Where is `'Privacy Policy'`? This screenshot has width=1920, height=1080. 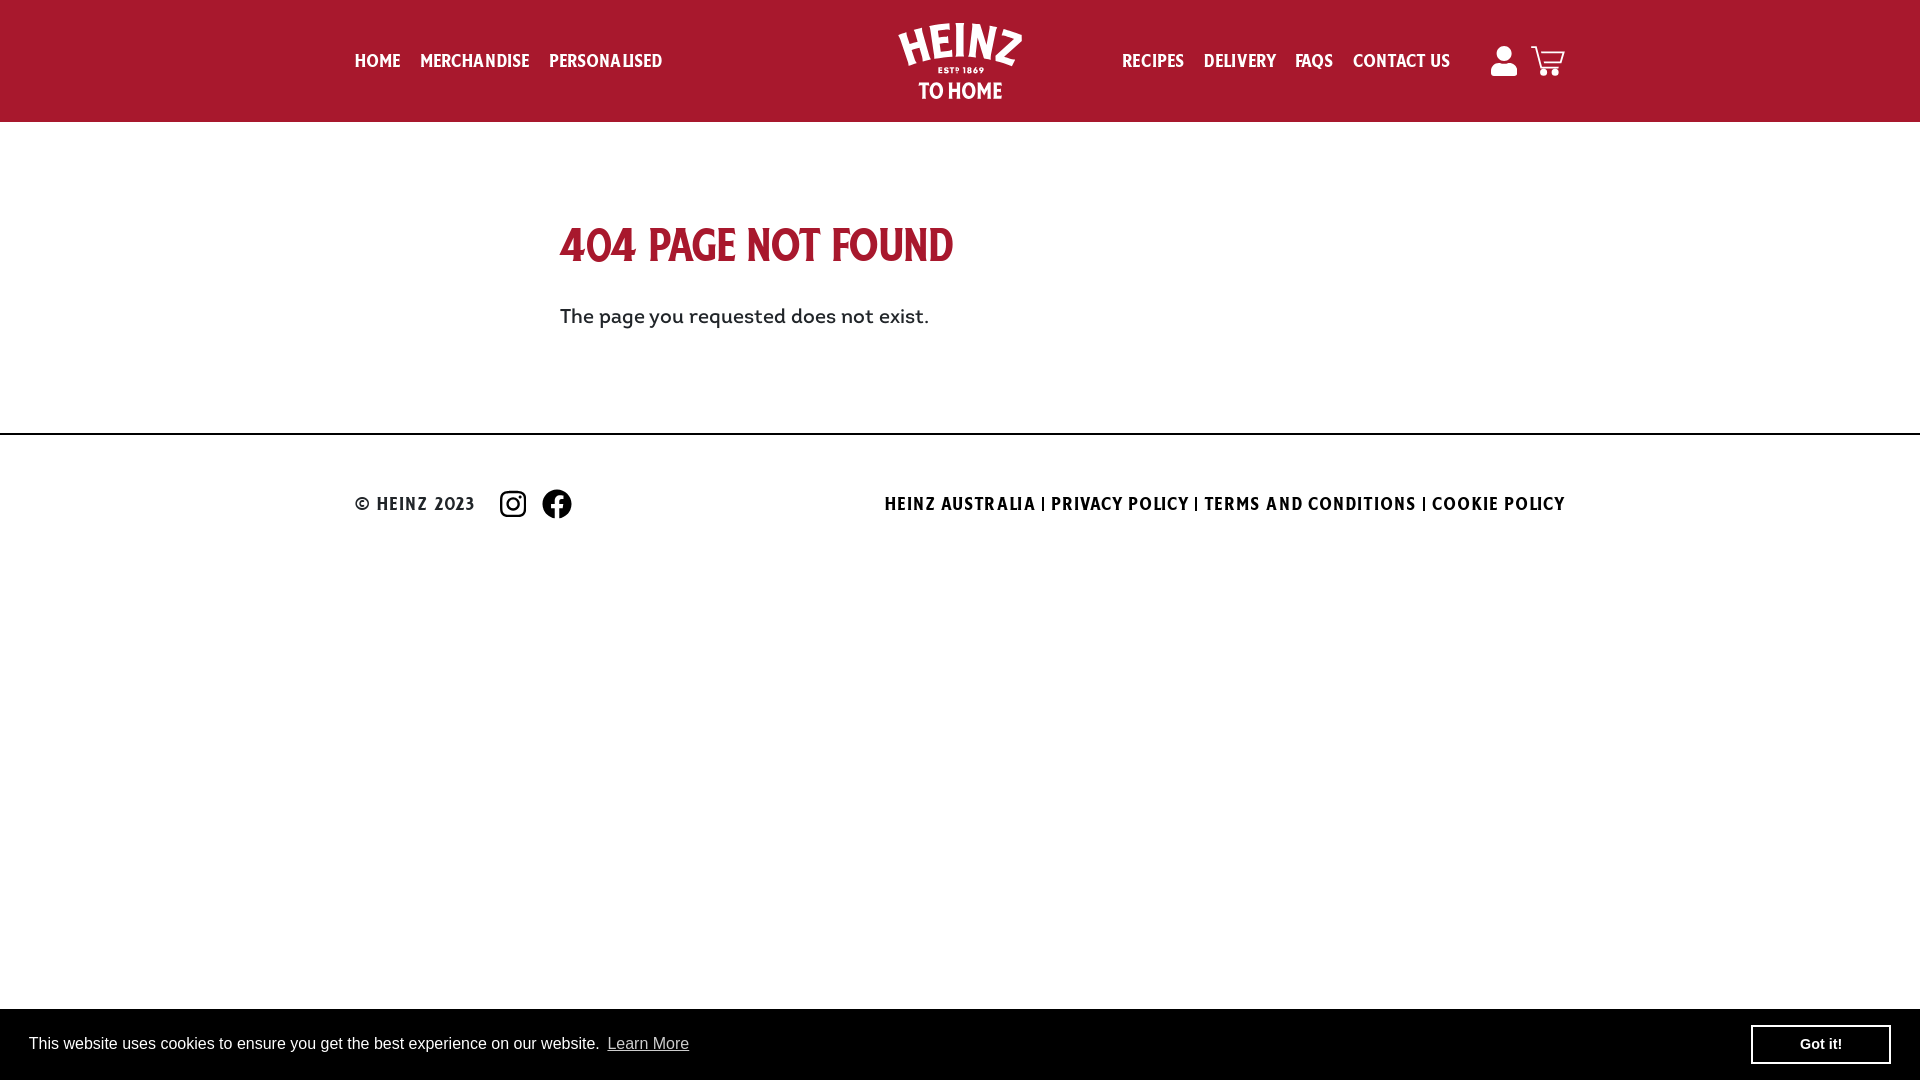 'Privacy Policy' is located at coordinates (1120, 503).